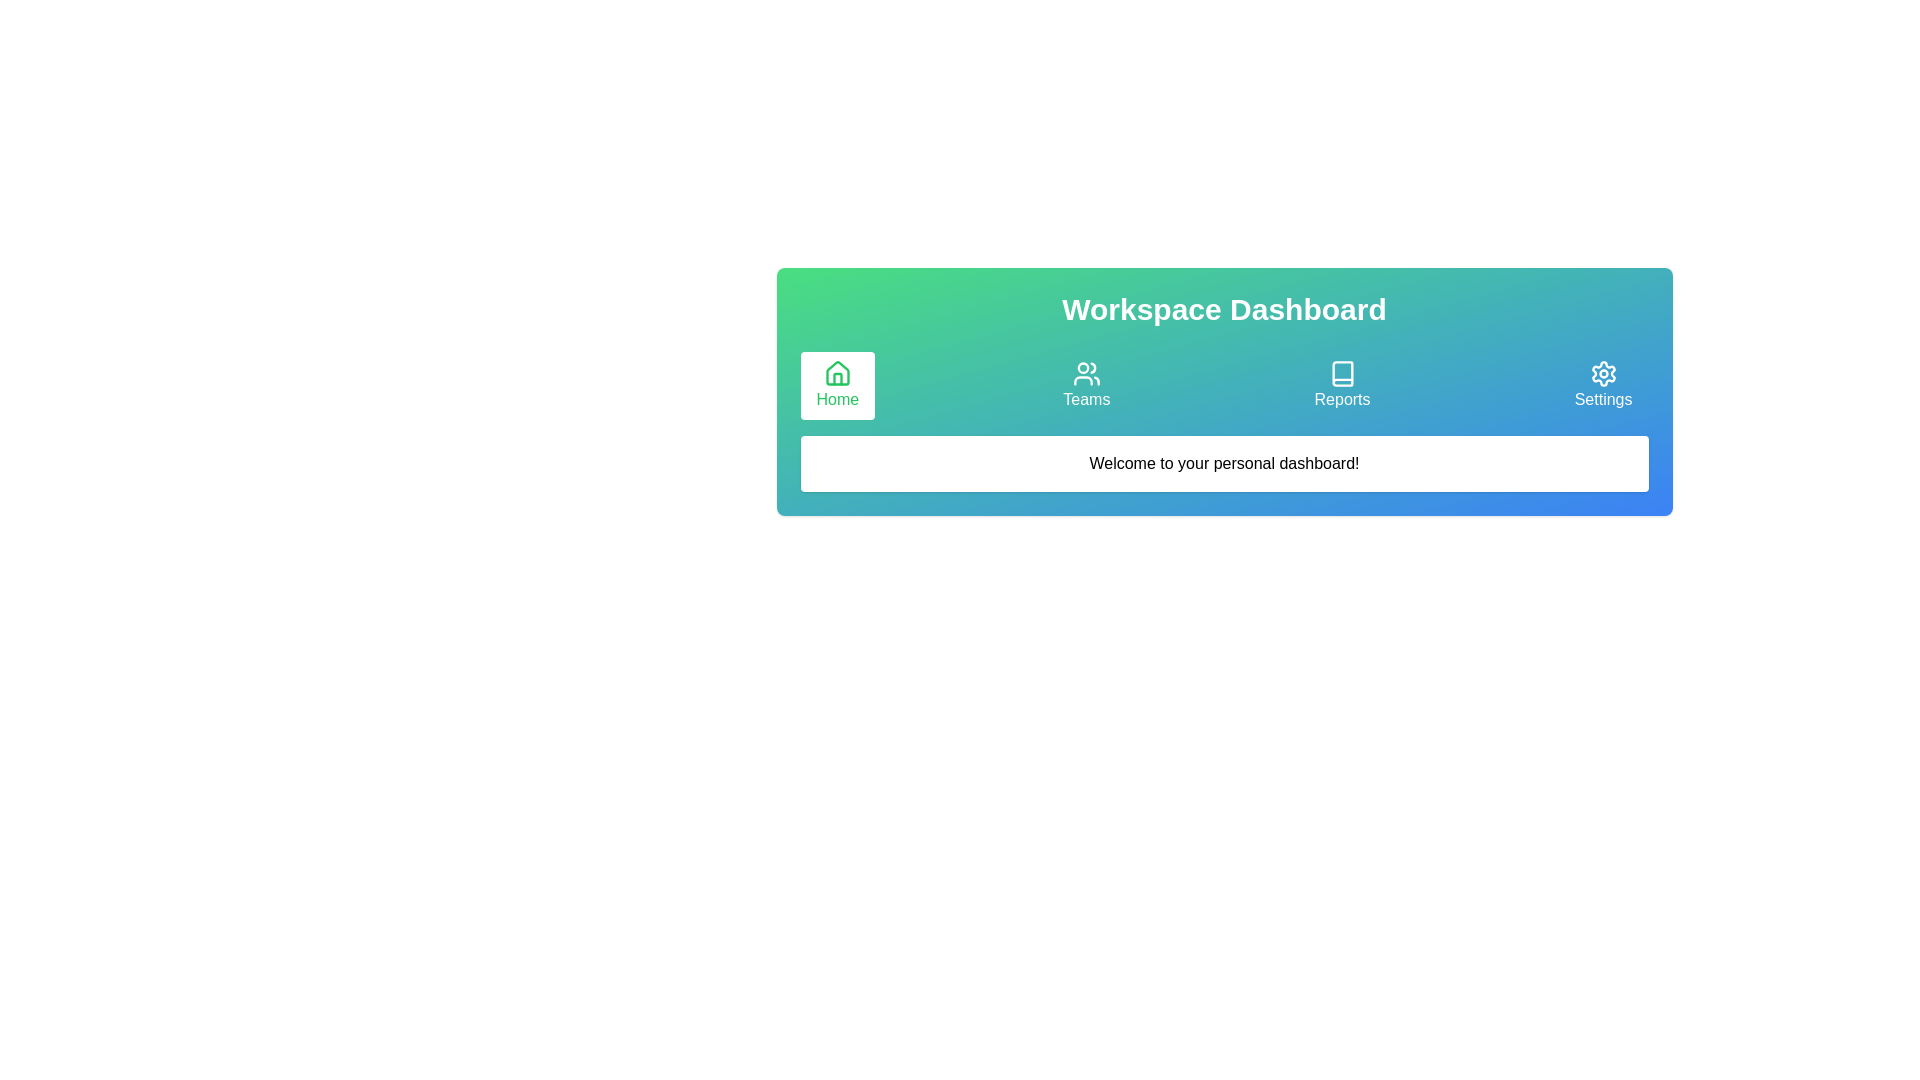 The width and height of the screenshot is (1920, 1080). I want to click on the 'Settings' button with a gear icon on the navigation bar, so click(1603, 385).